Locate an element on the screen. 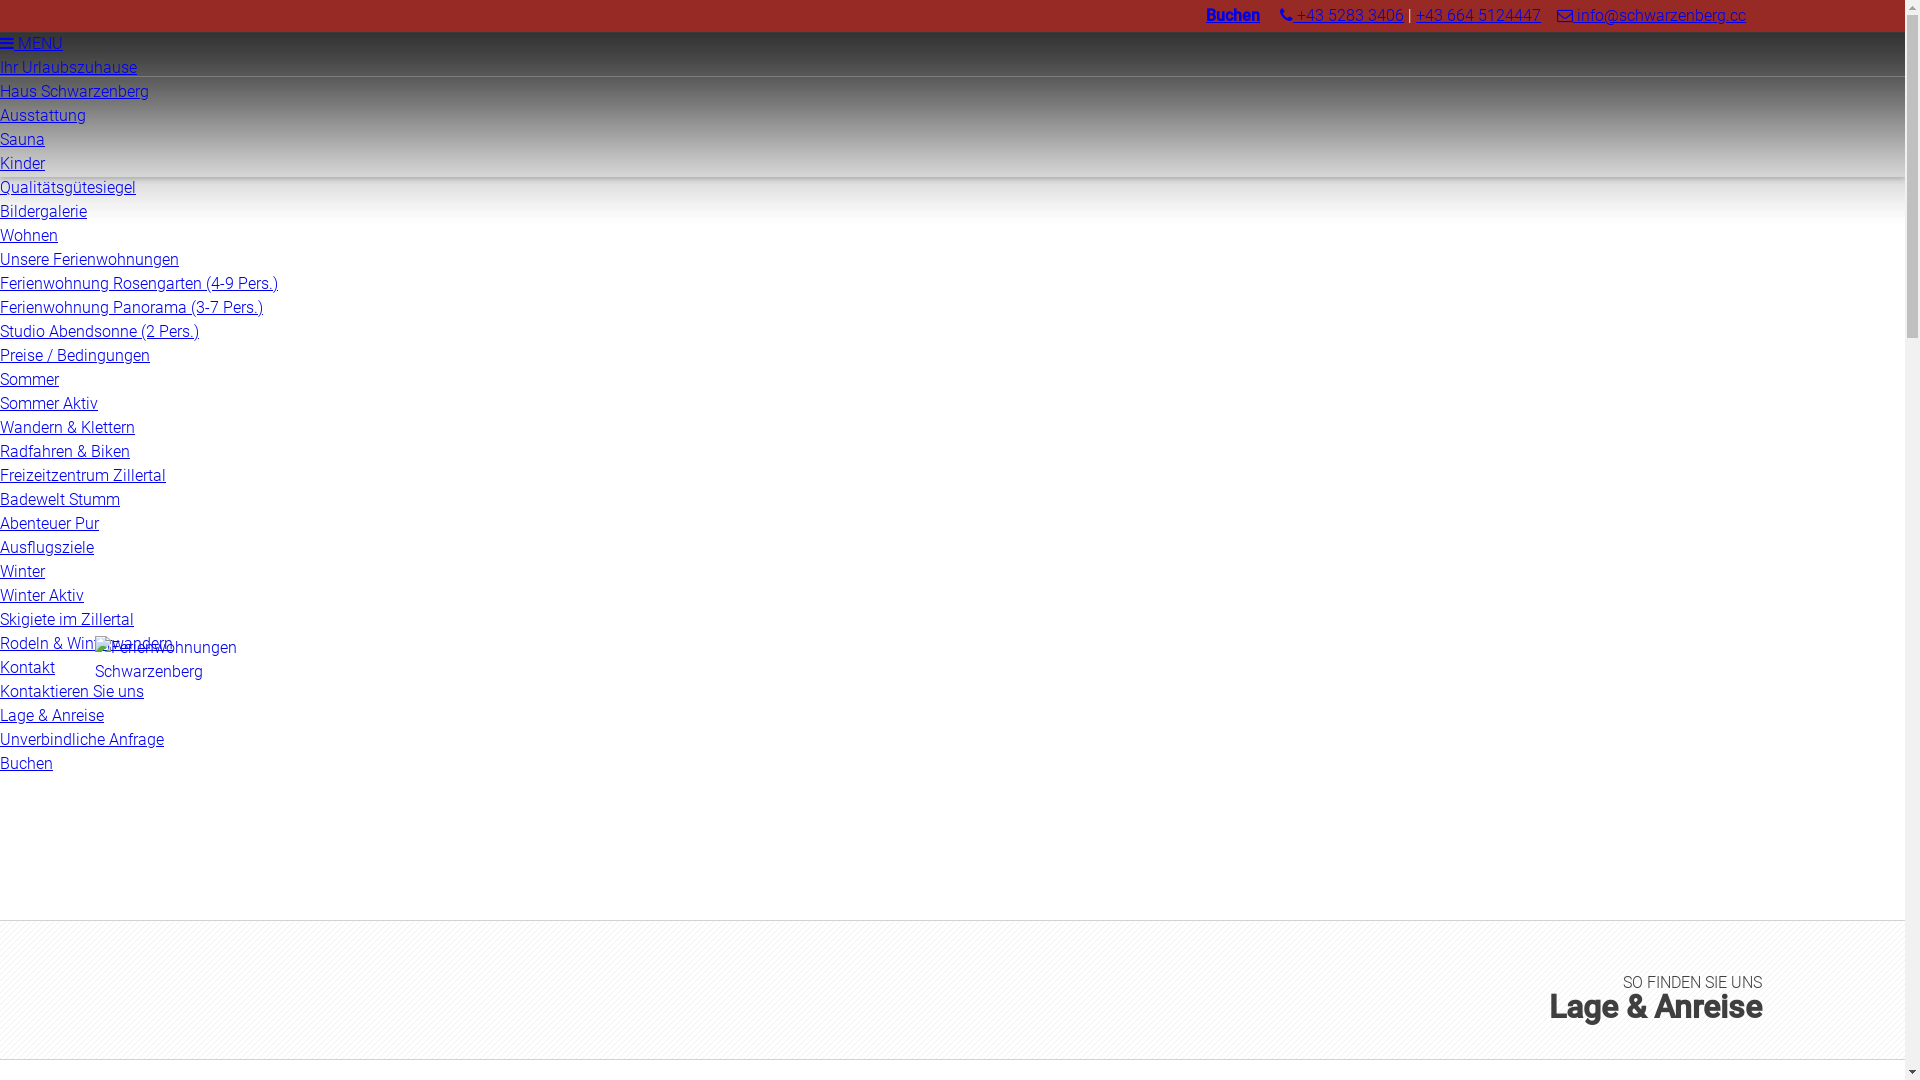  'Kontakt' is located at coordinates (27, 667).